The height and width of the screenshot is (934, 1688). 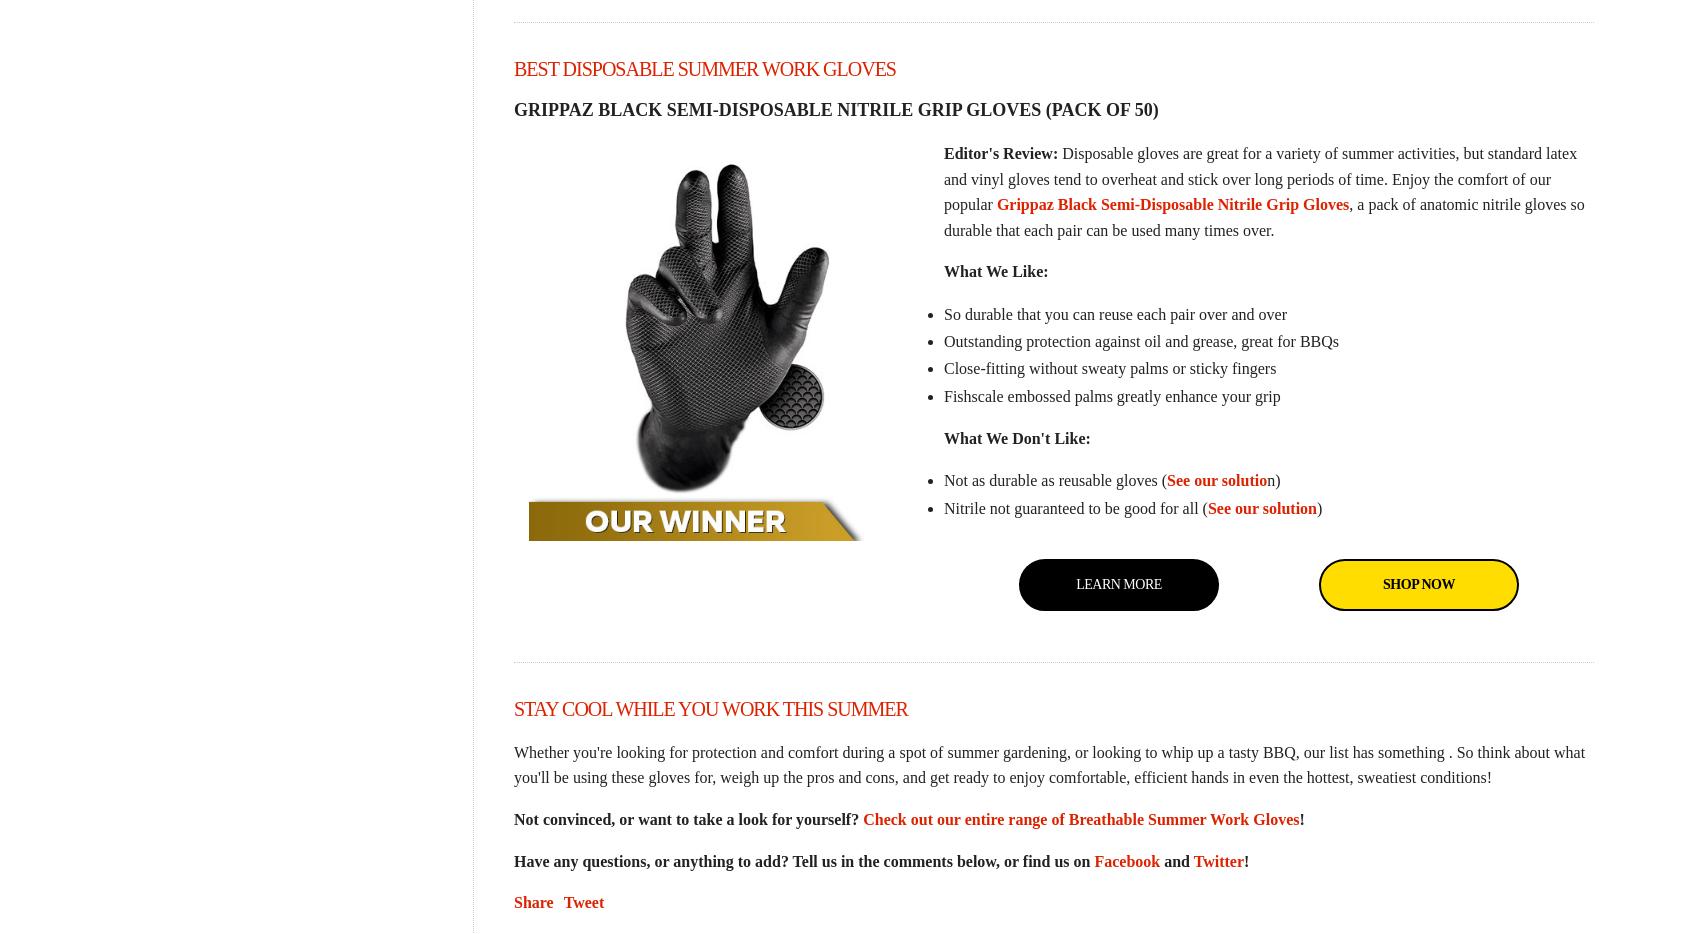 I want to click on 'See our solution', so click(x=1261, y=506).